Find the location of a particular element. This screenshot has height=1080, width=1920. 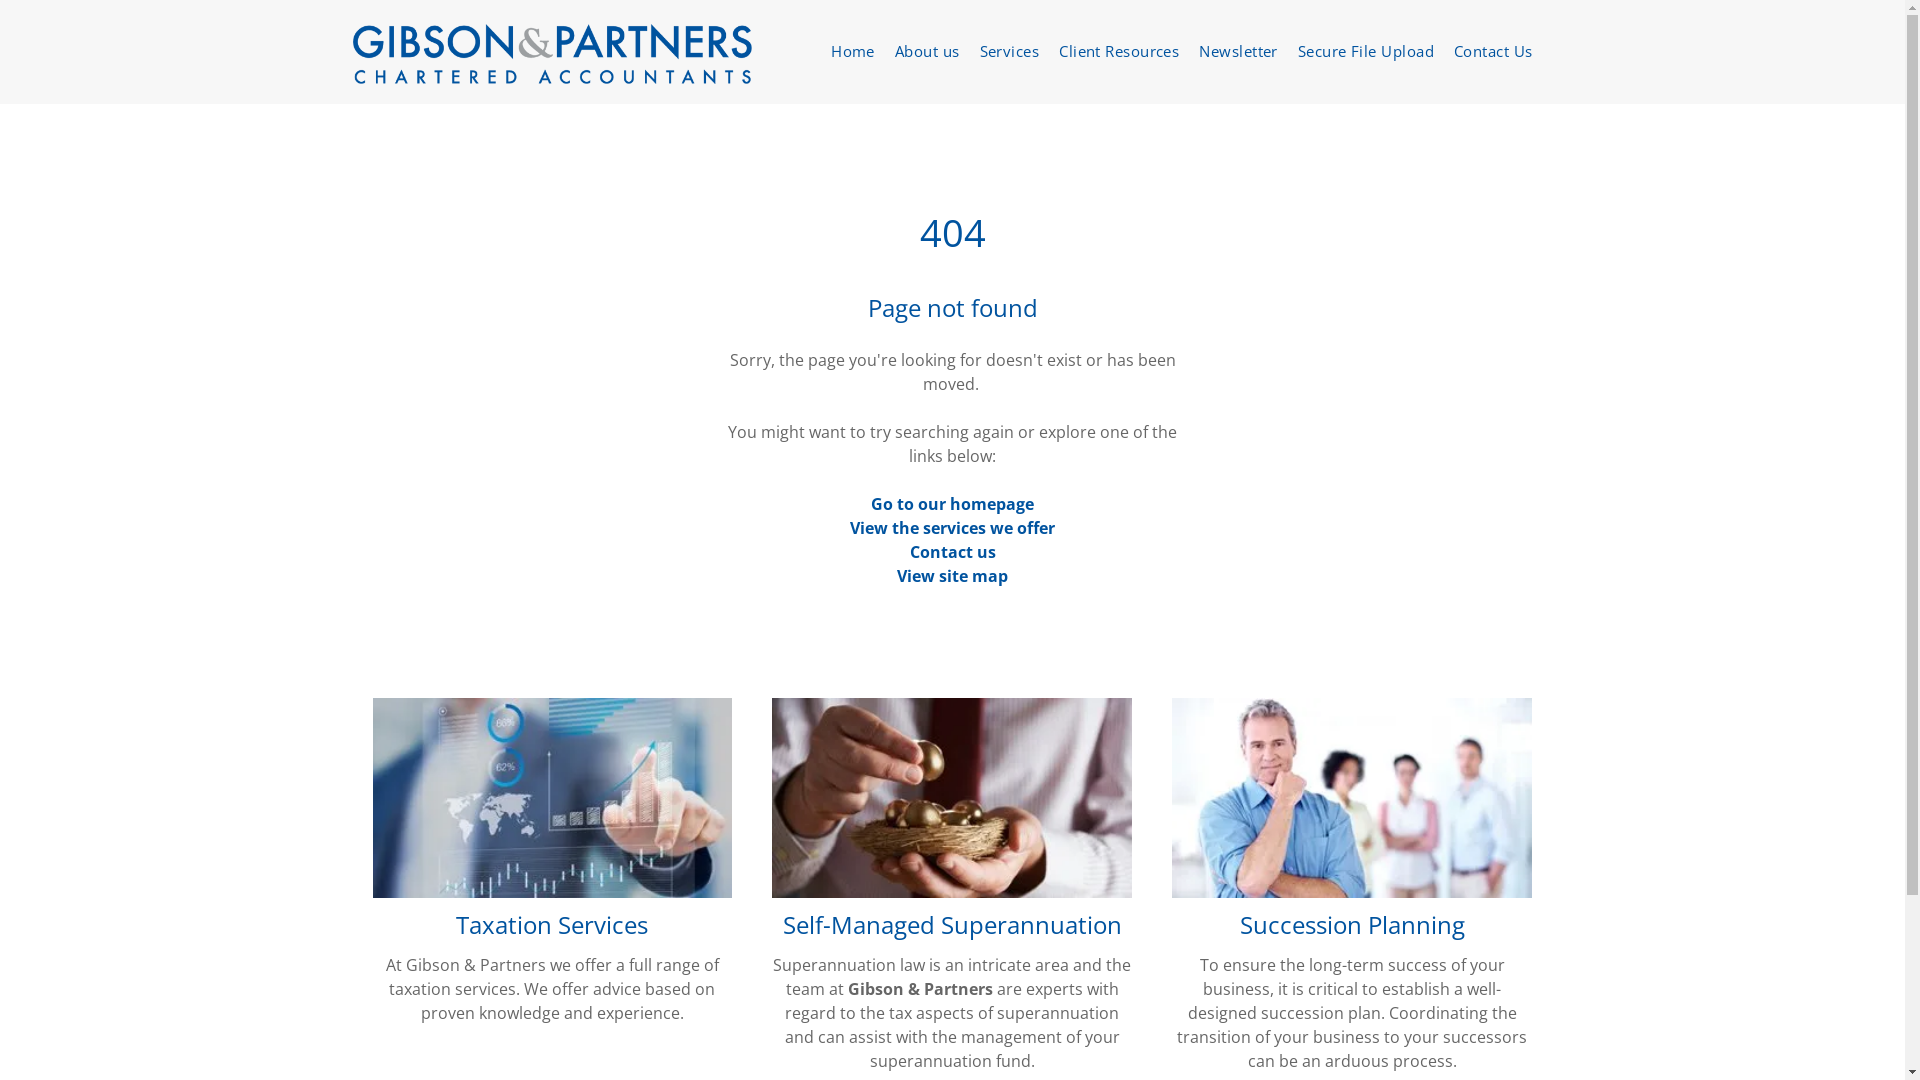

'View site map' is located at coordinates (951, 575).